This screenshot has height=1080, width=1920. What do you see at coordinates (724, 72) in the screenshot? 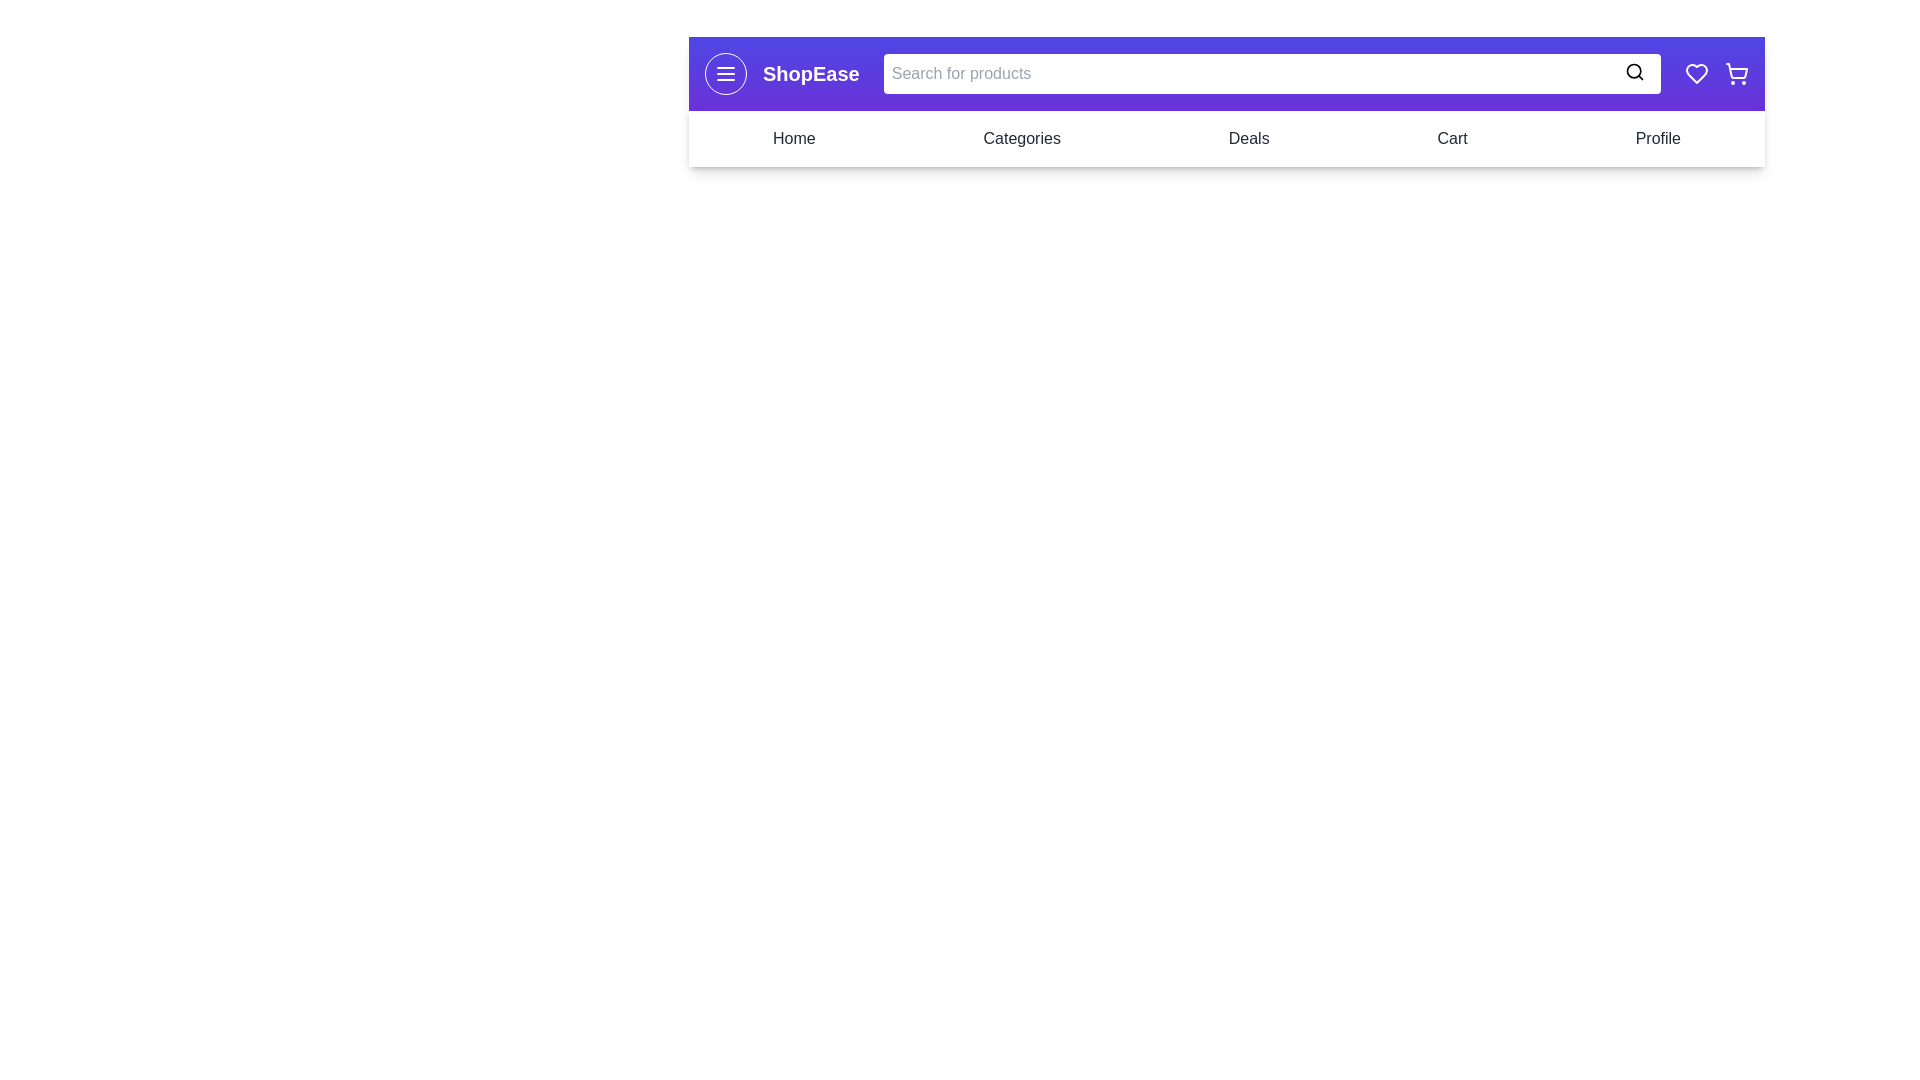
I see `the menu icon to toggle the navigation drawer` at bounding box center [724, 72].